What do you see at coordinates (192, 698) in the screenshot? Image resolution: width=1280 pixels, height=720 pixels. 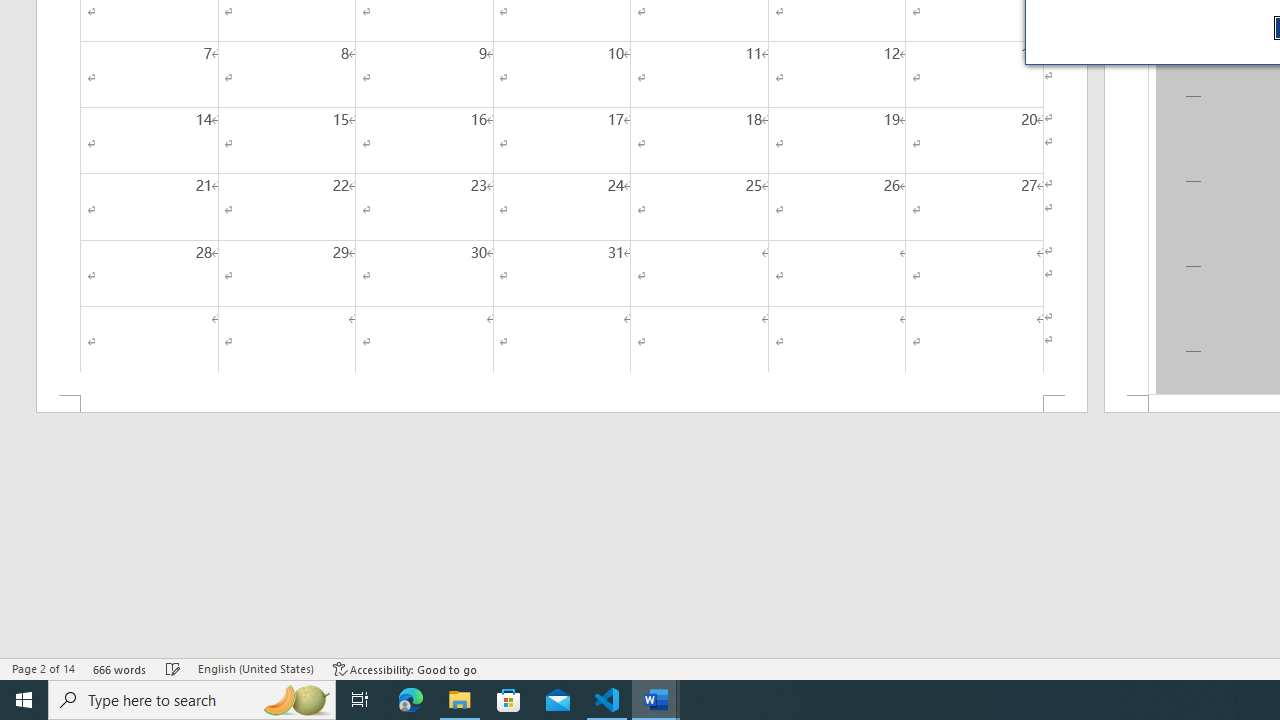 I see `'Type here to search'` at bounding box center [192, 698].